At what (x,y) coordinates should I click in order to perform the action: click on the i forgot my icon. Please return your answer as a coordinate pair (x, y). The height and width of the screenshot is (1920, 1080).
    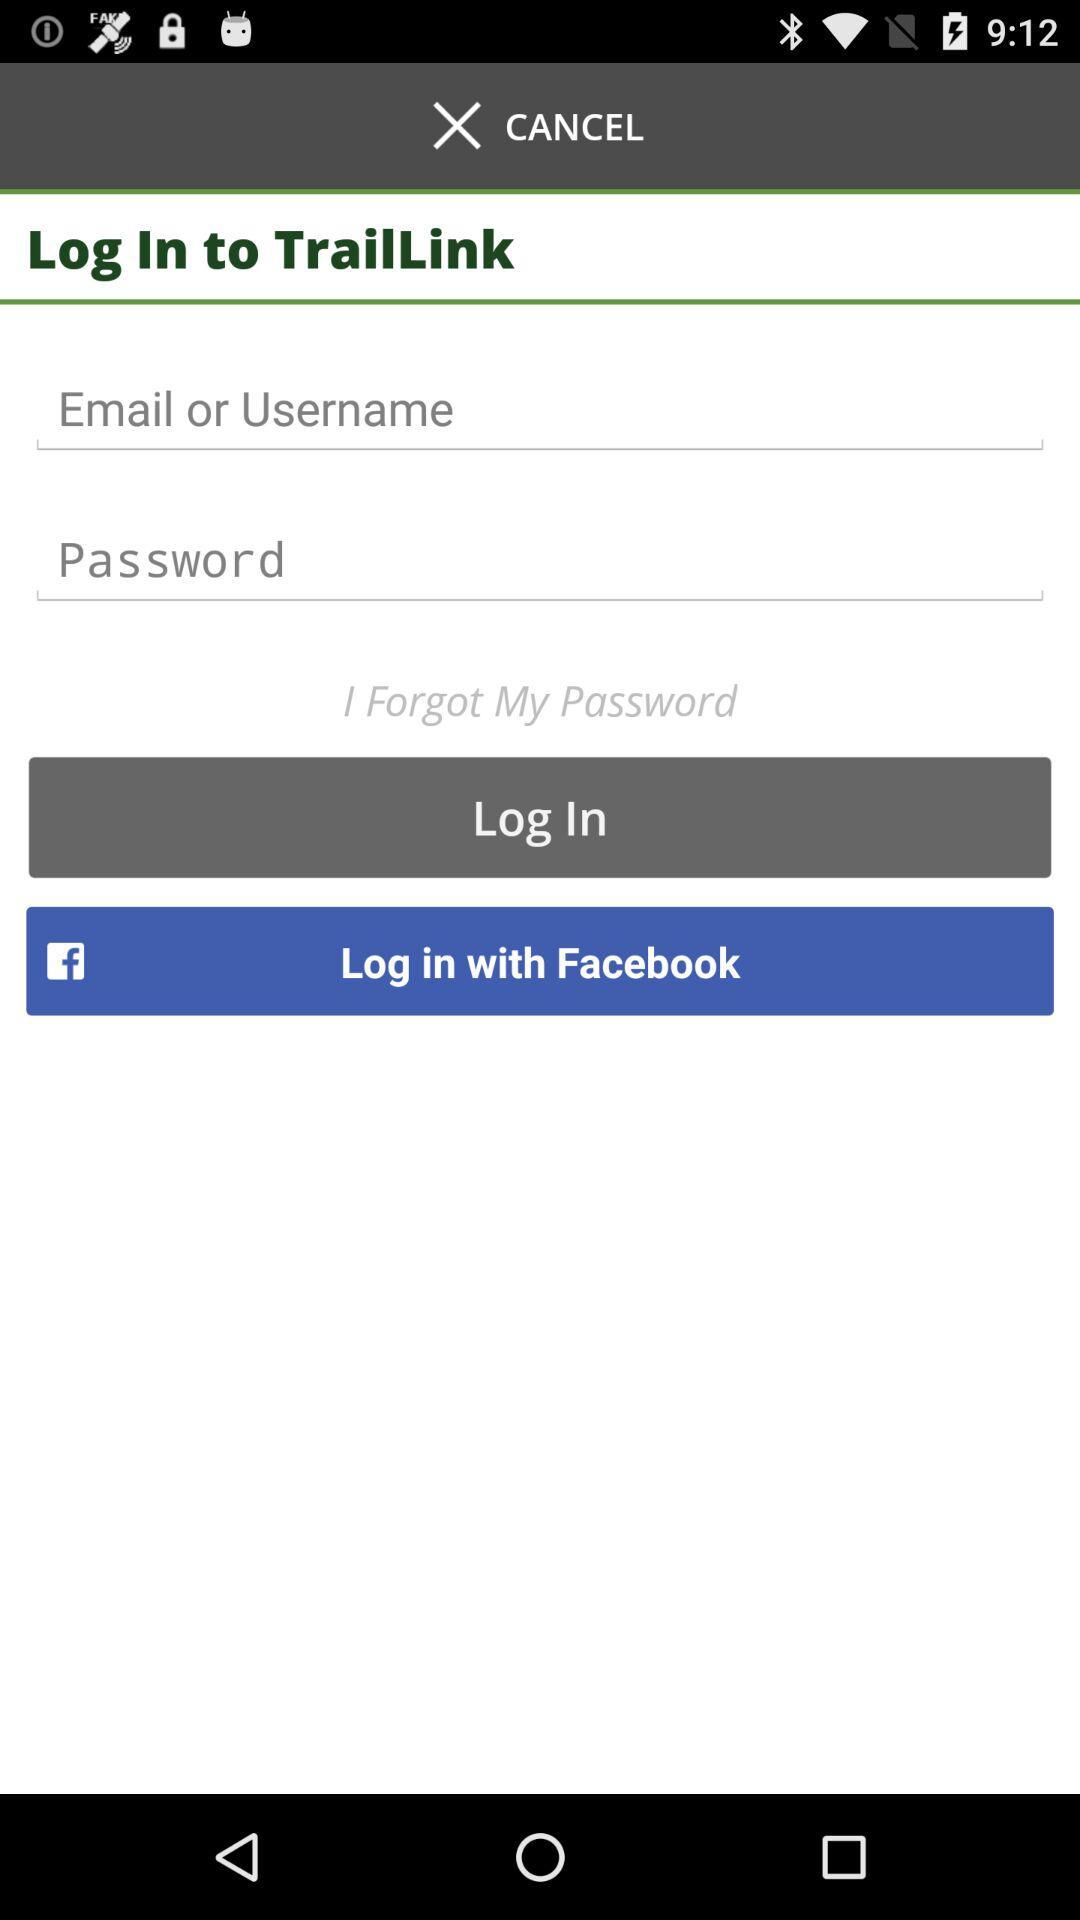
    Looking at the image, I should click on (540, 700).